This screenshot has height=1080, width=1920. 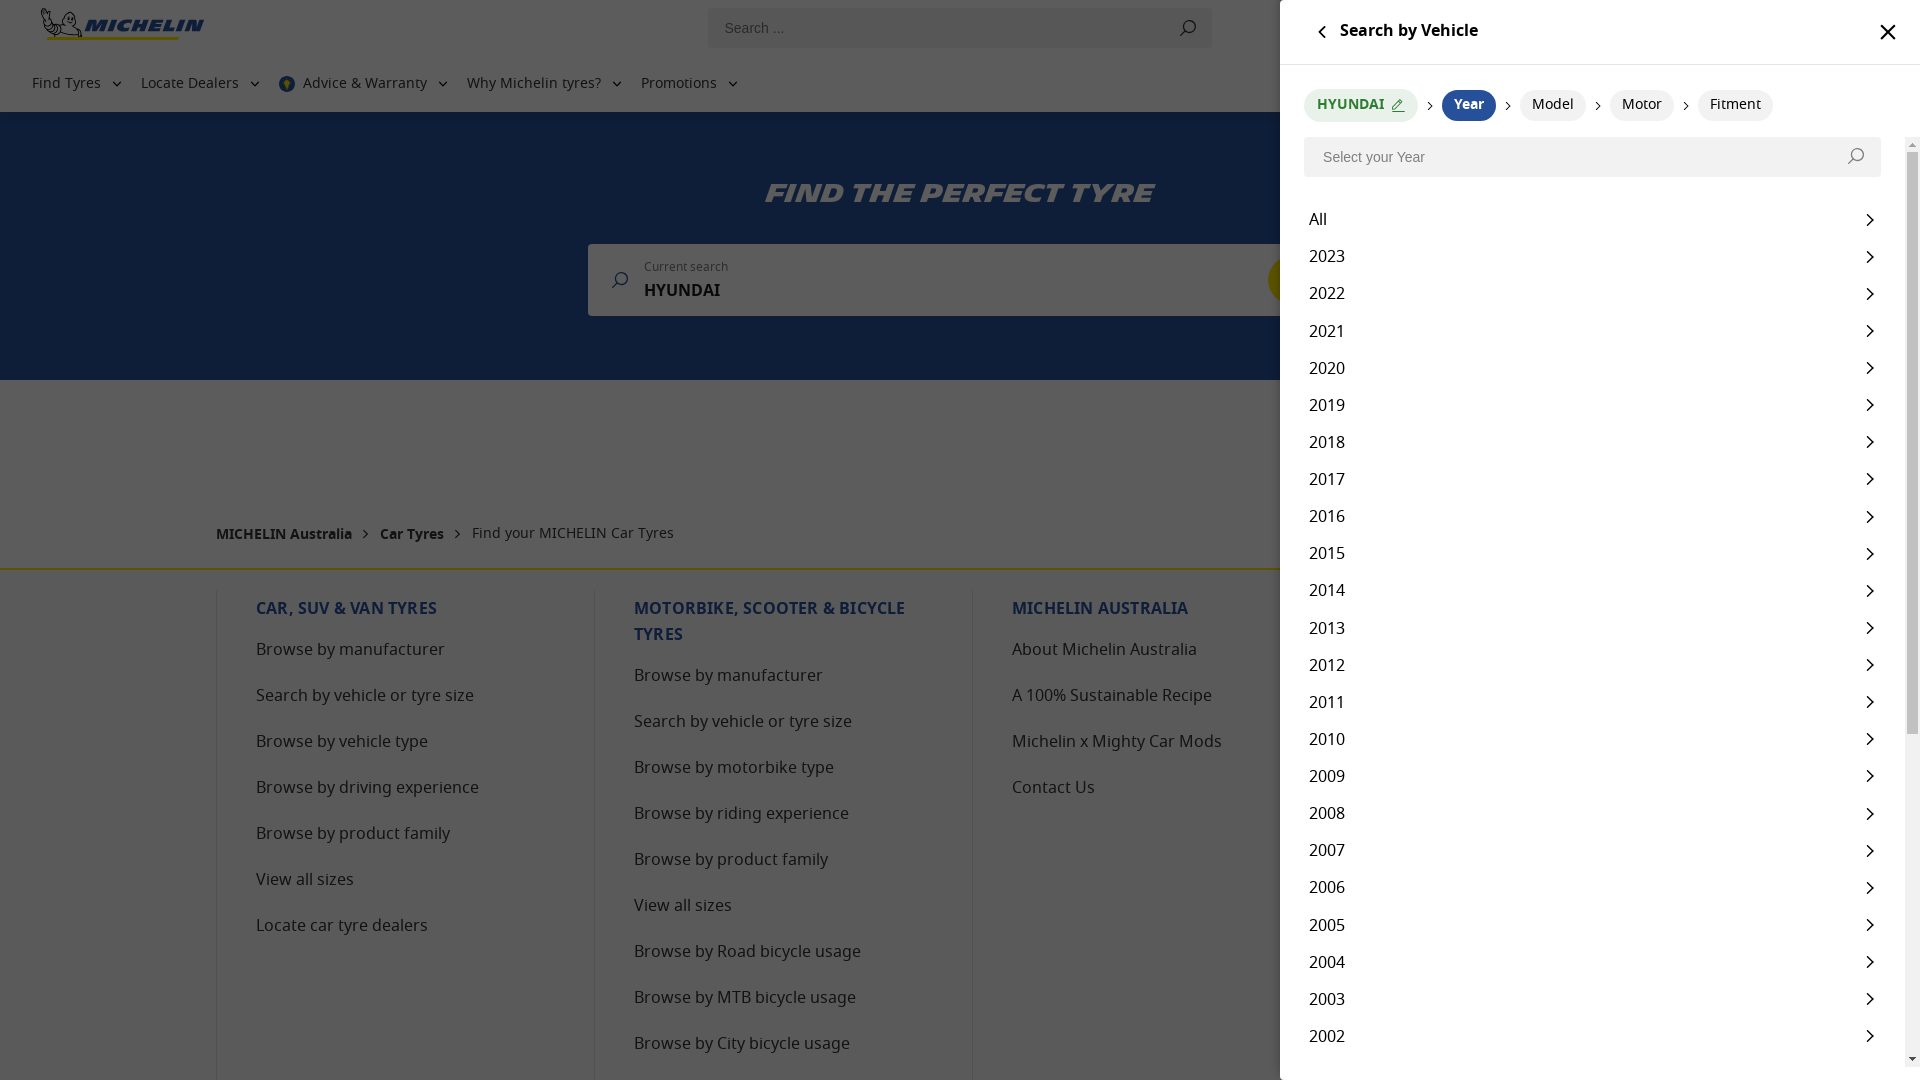 What do you see at coordinates (1591, 886) in the screenshot?
I see `'2006'` at bounding box center [1591, 886].